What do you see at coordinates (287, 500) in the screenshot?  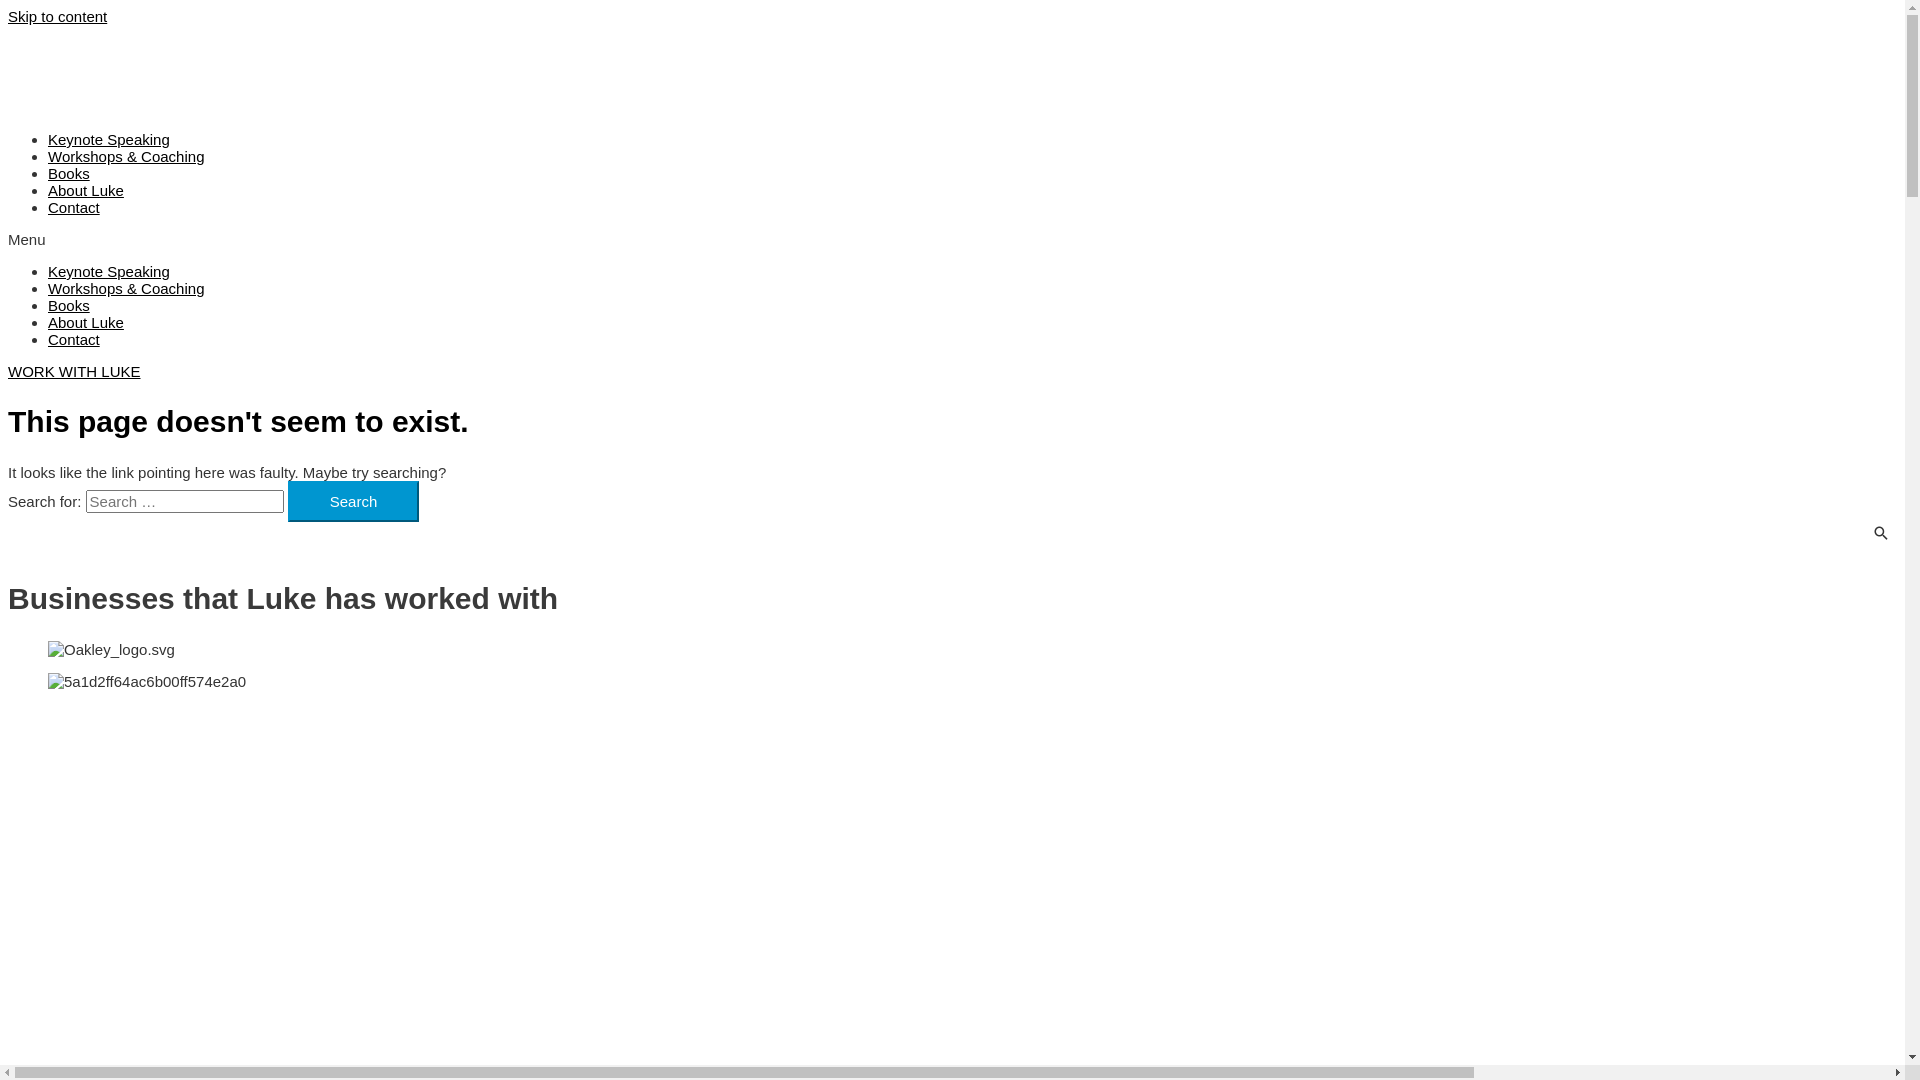 I see `'Search'` at bounding box center [287, 500].